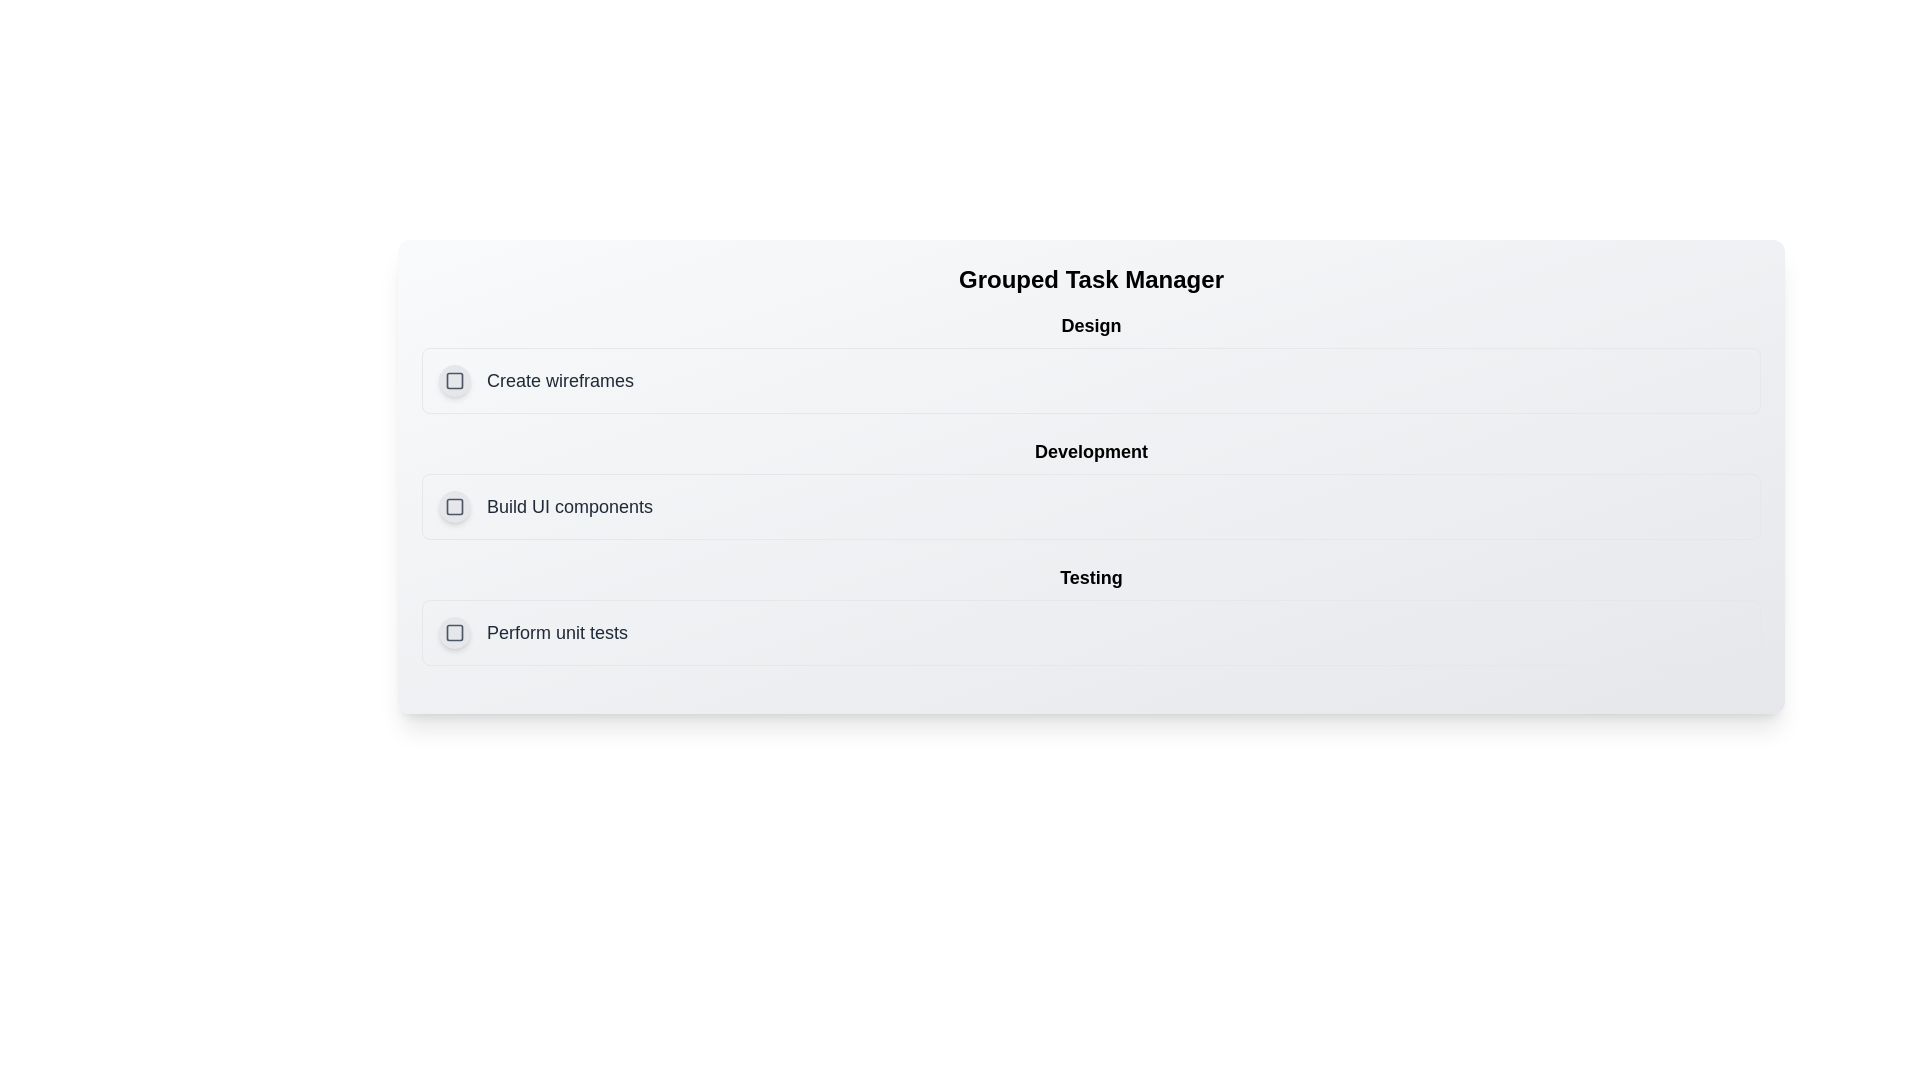  Describe the element at coordinates (1090, 578) in the screenshot. I see `text from the header or title element that categorizes the 'Perform unit tests' task, which is centrally positioned in its section` at that location.